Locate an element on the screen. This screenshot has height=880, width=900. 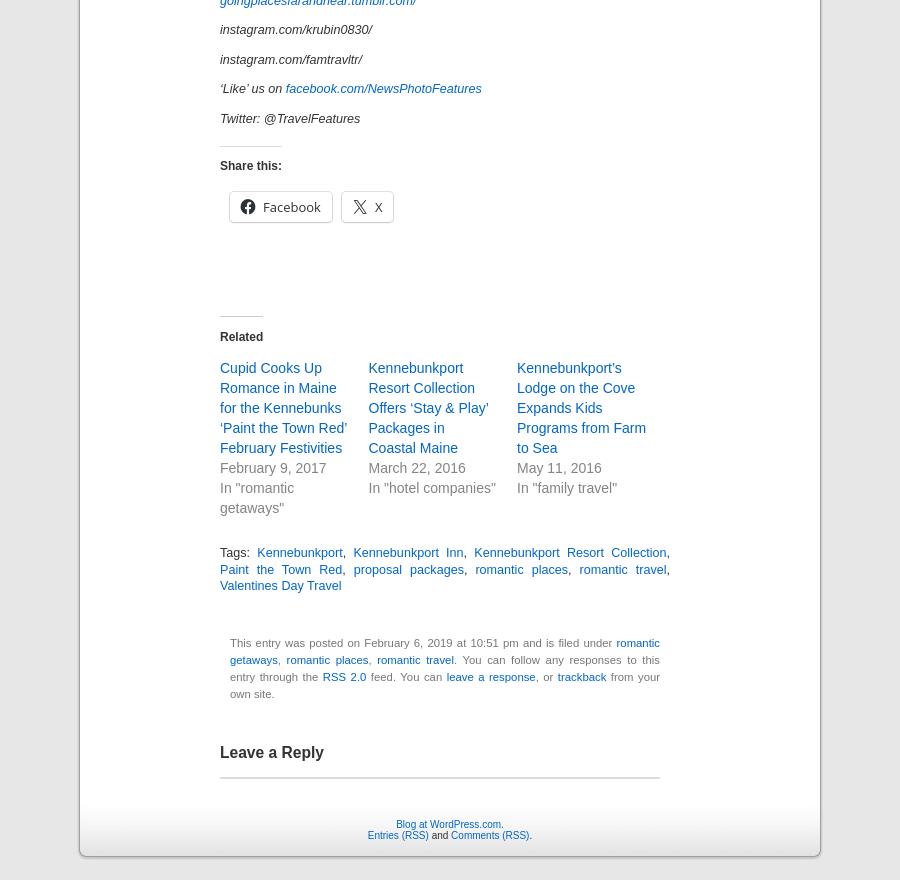
'leave a response' is located at coordinates (489, 675).